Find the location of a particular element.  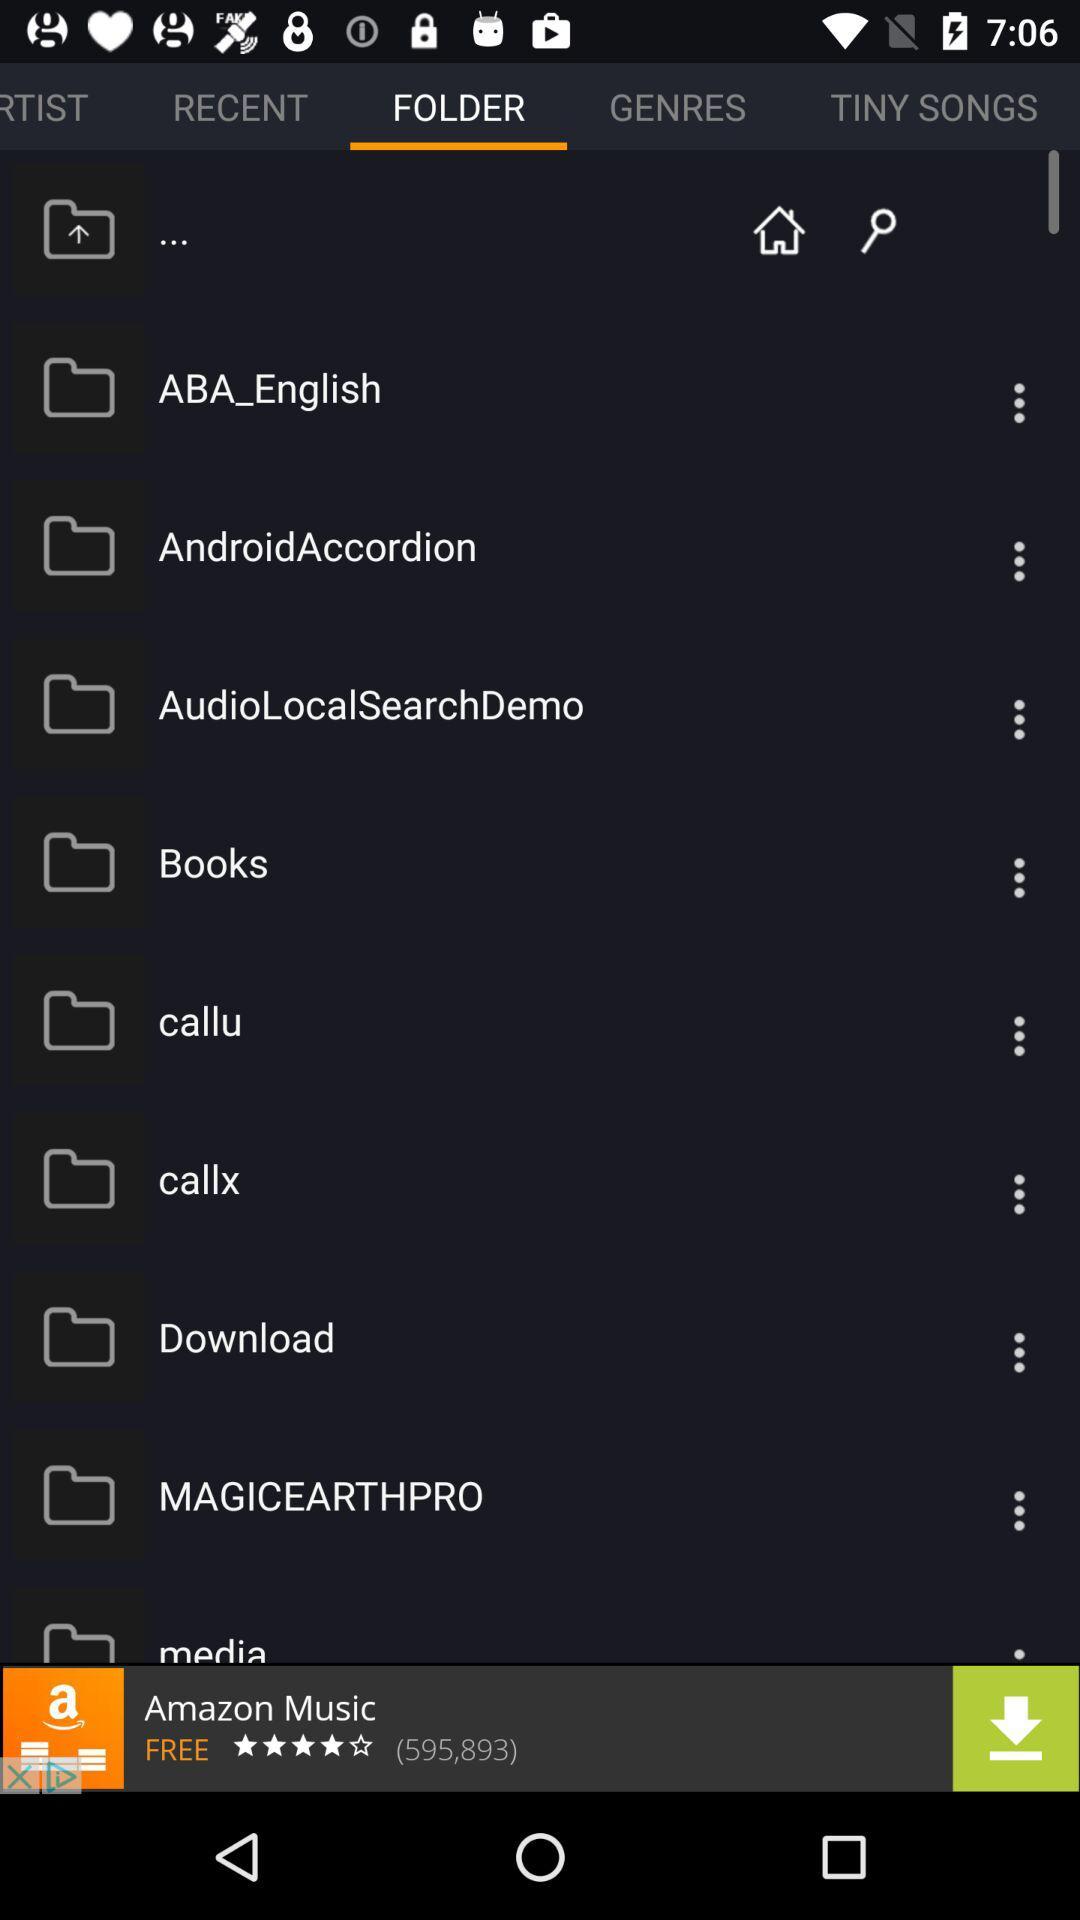

show folder options is located at coordinates (978, 1495).